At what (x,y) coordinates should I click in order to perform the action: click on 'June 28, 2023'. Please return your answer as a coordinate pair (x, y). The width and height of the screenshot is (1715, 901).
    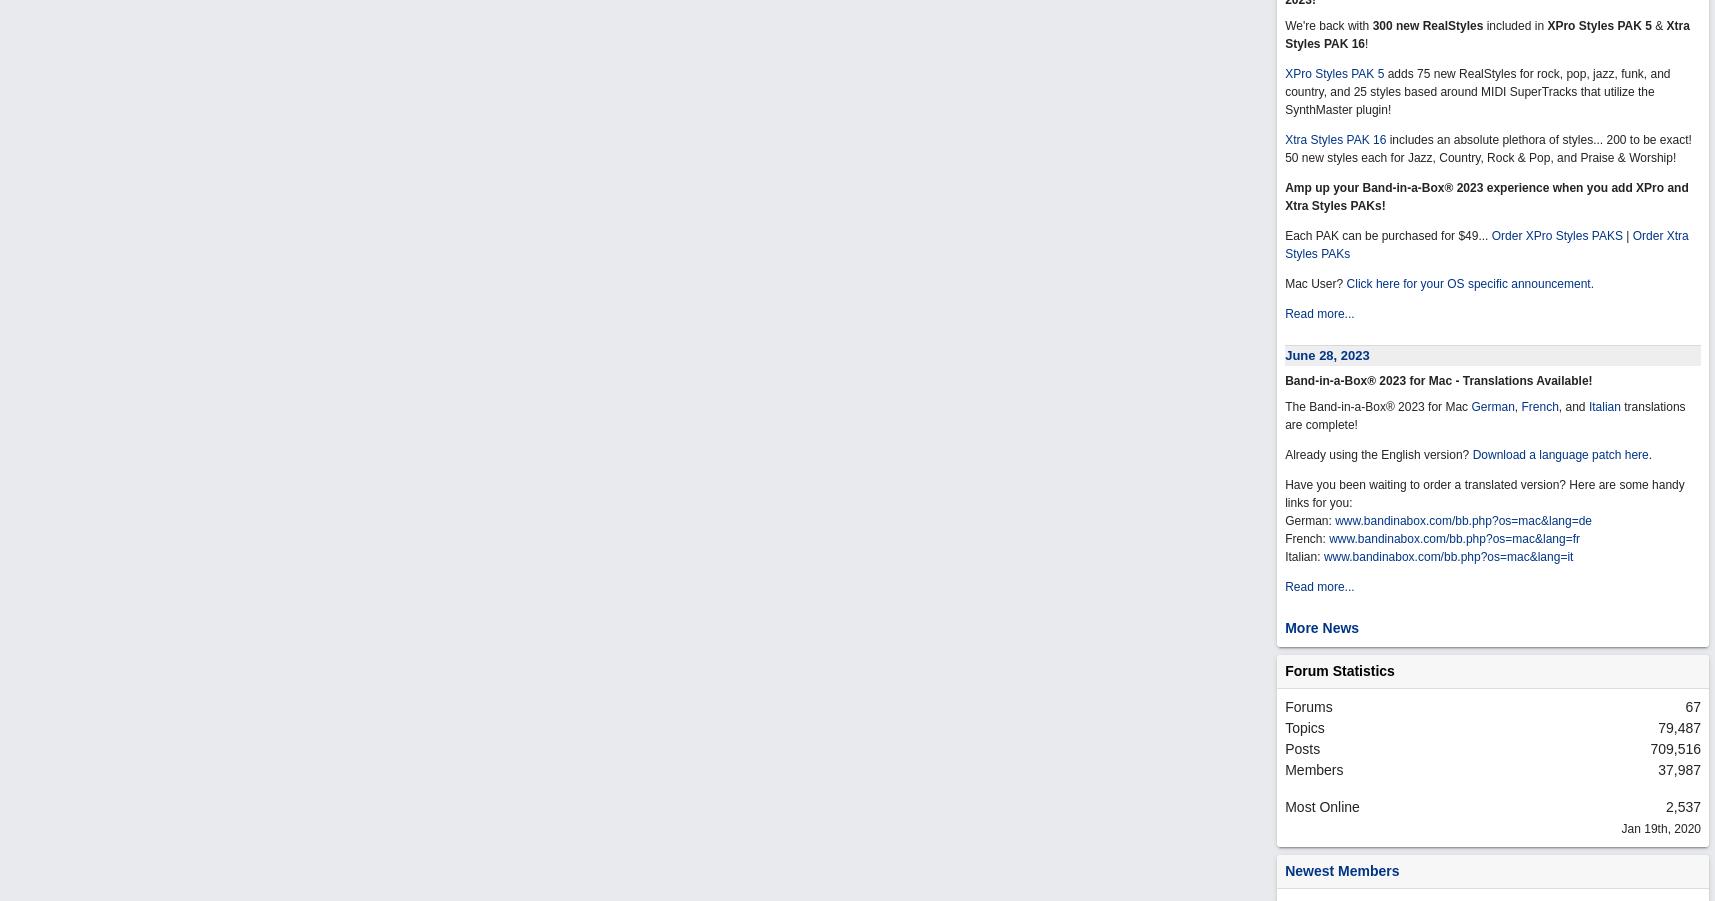
    Looking at the image, I should click on (1284, 355).